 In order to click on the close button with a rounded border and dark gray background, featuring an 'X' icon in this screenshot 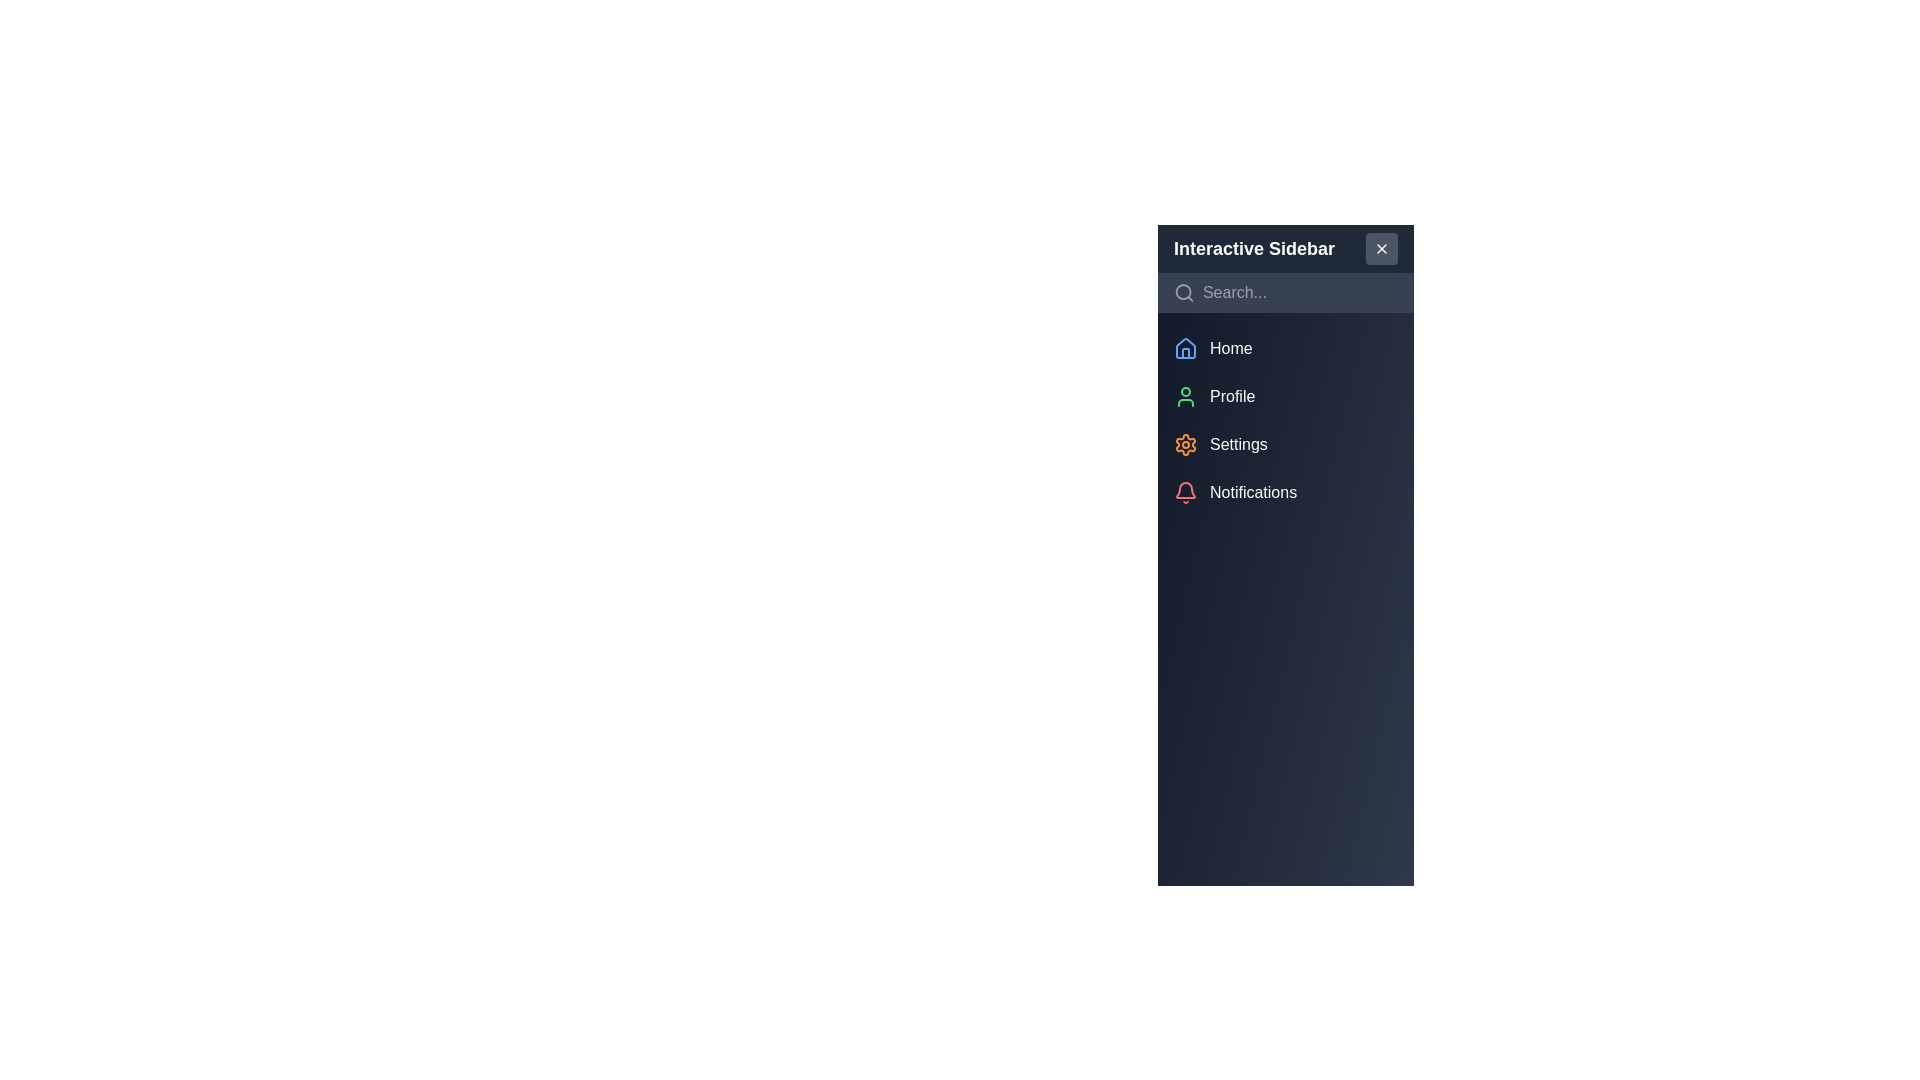, I will do `click(1381, 248)`.